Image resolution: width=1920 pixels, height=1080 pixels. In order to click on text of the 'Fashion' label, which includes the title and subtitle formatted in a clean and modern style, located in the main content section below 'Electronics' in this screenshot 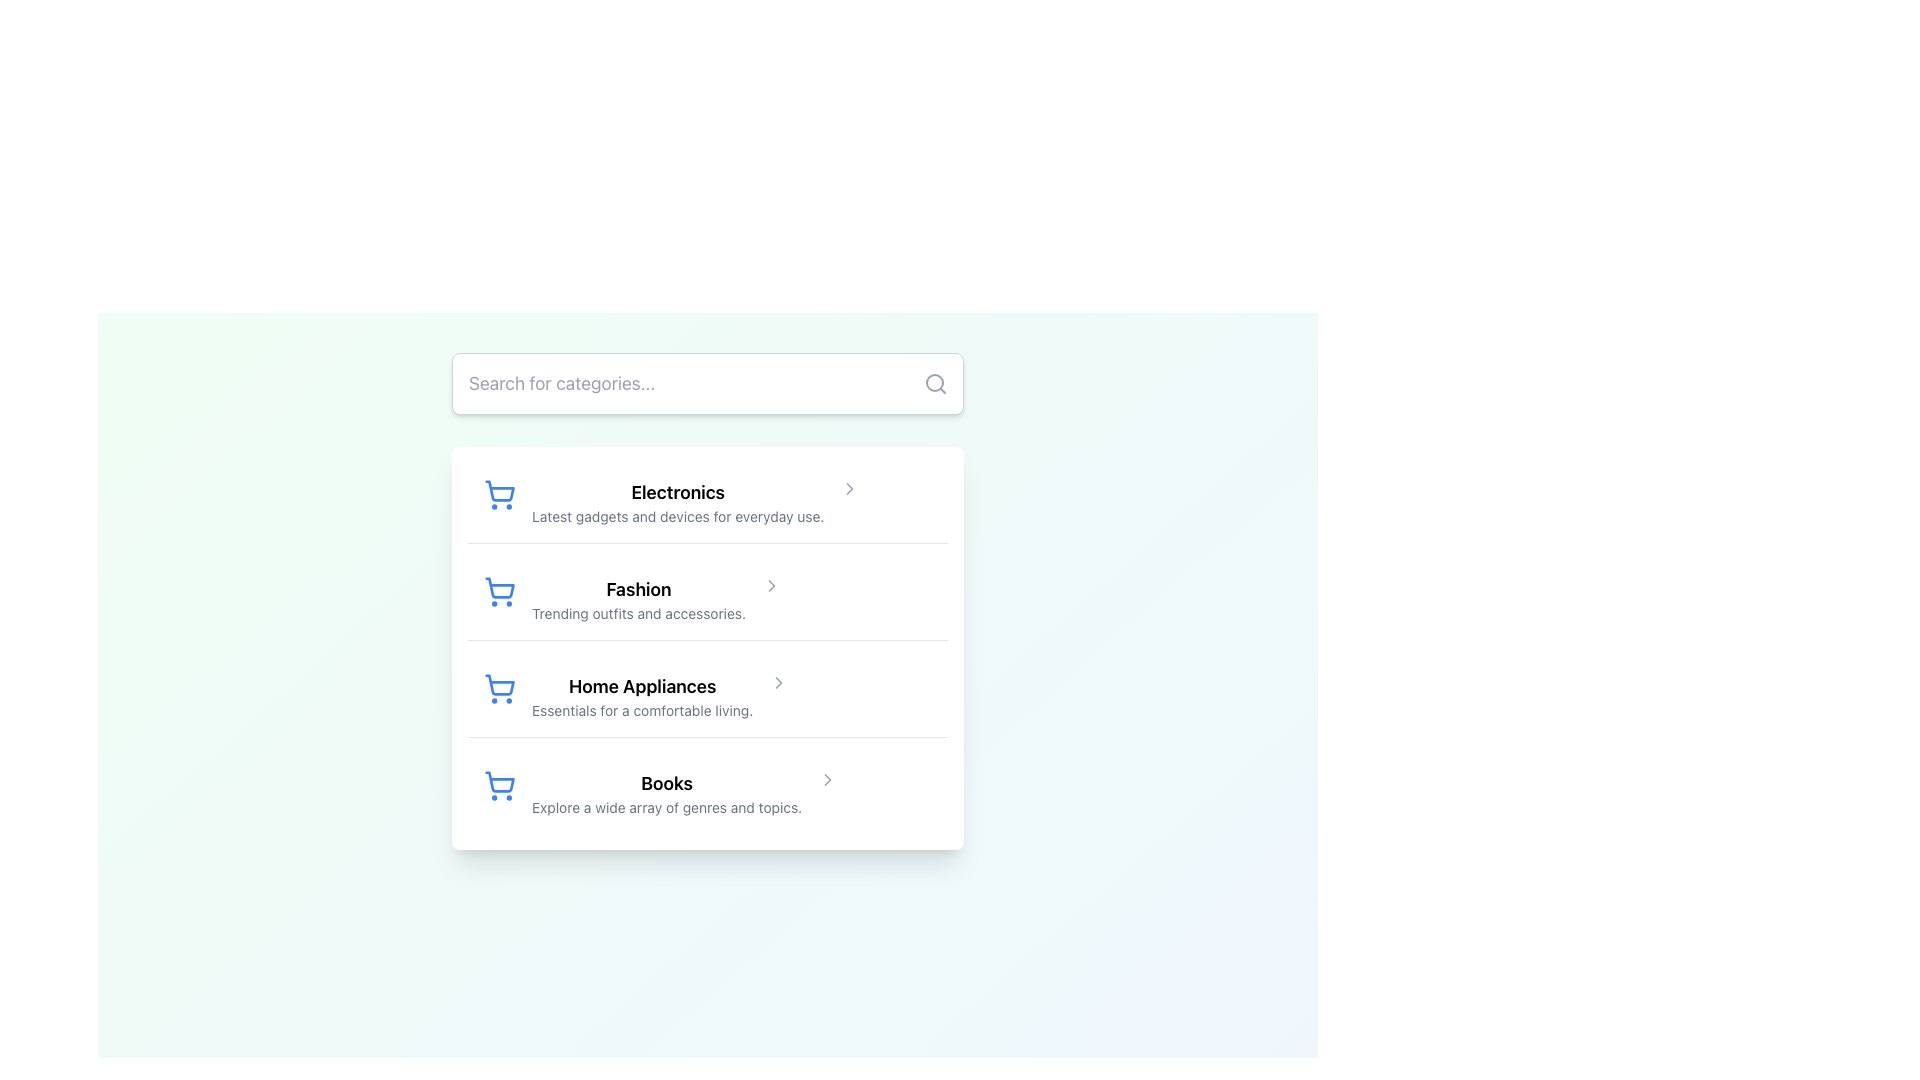, I will do `click(637, 599)`.